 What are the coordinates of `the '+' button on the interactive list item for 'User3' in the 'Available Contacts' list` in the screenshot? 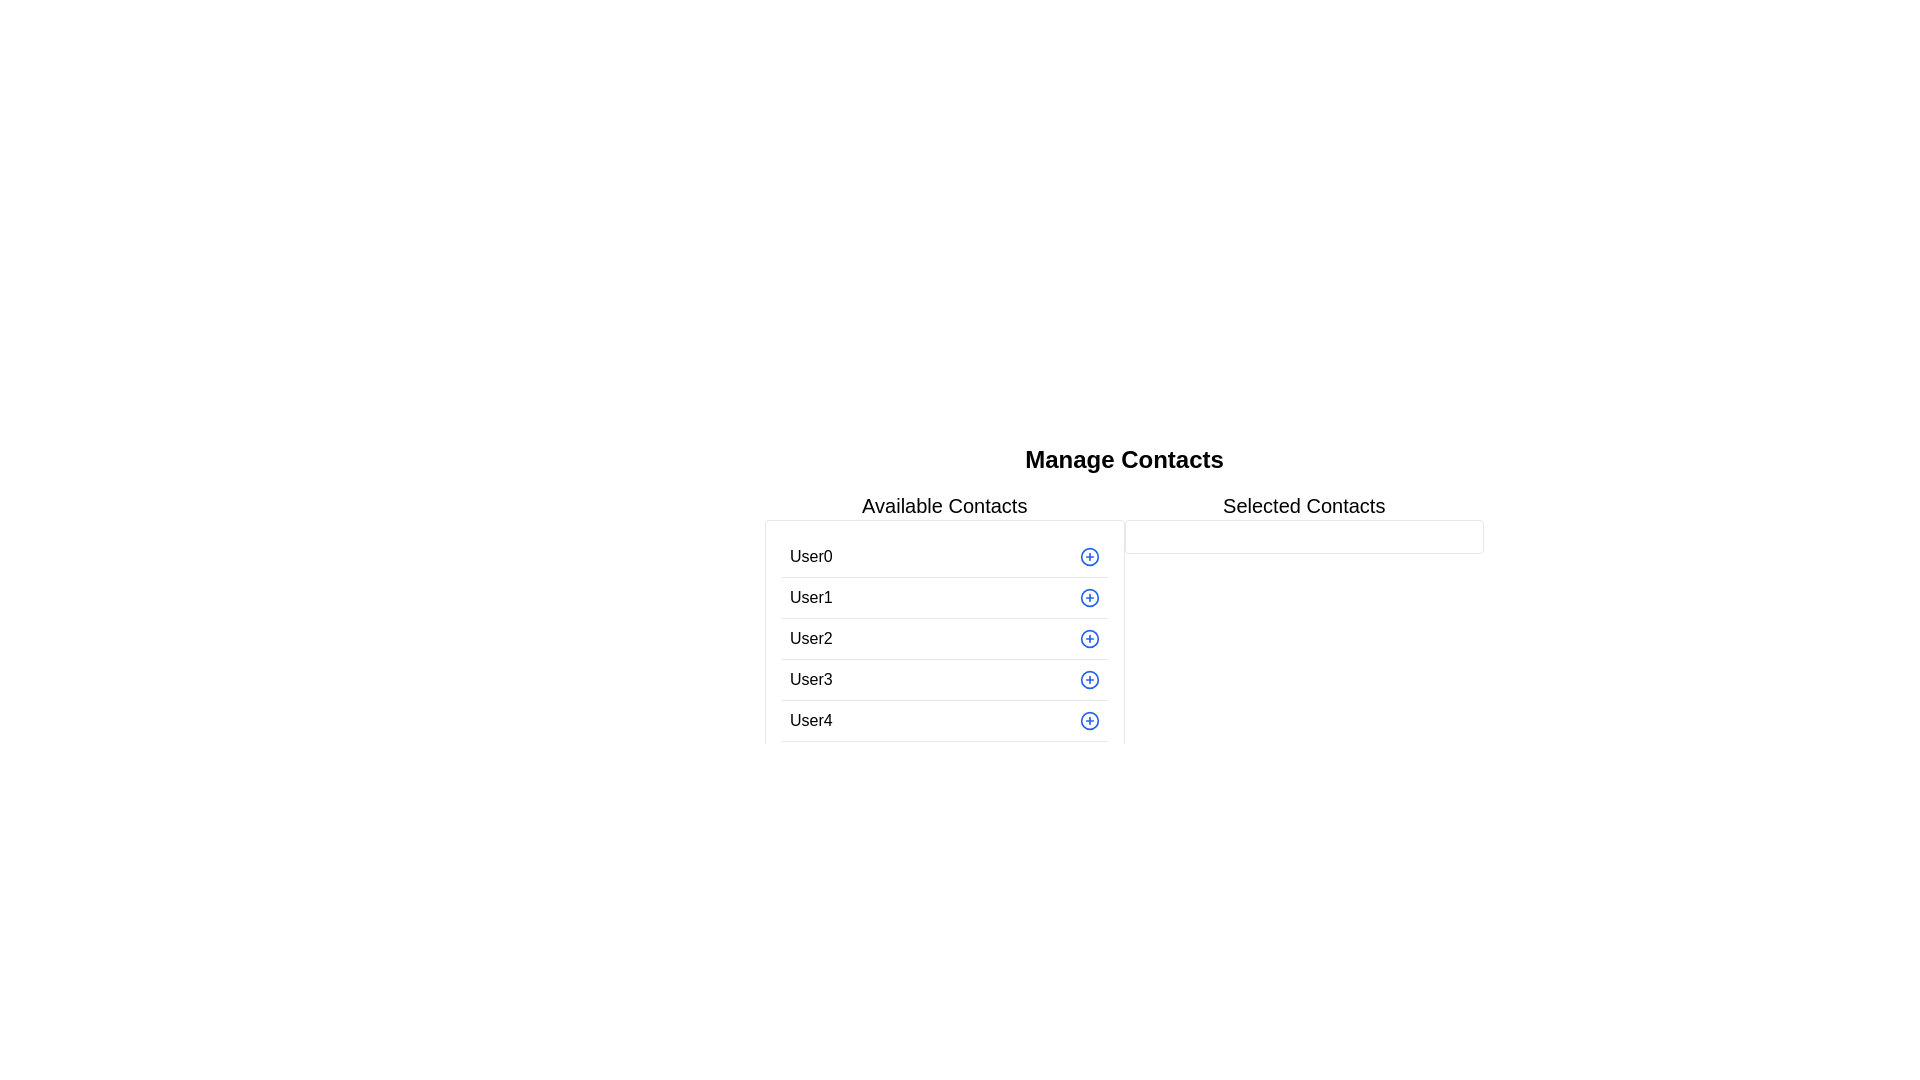 It's located at (943, 679).